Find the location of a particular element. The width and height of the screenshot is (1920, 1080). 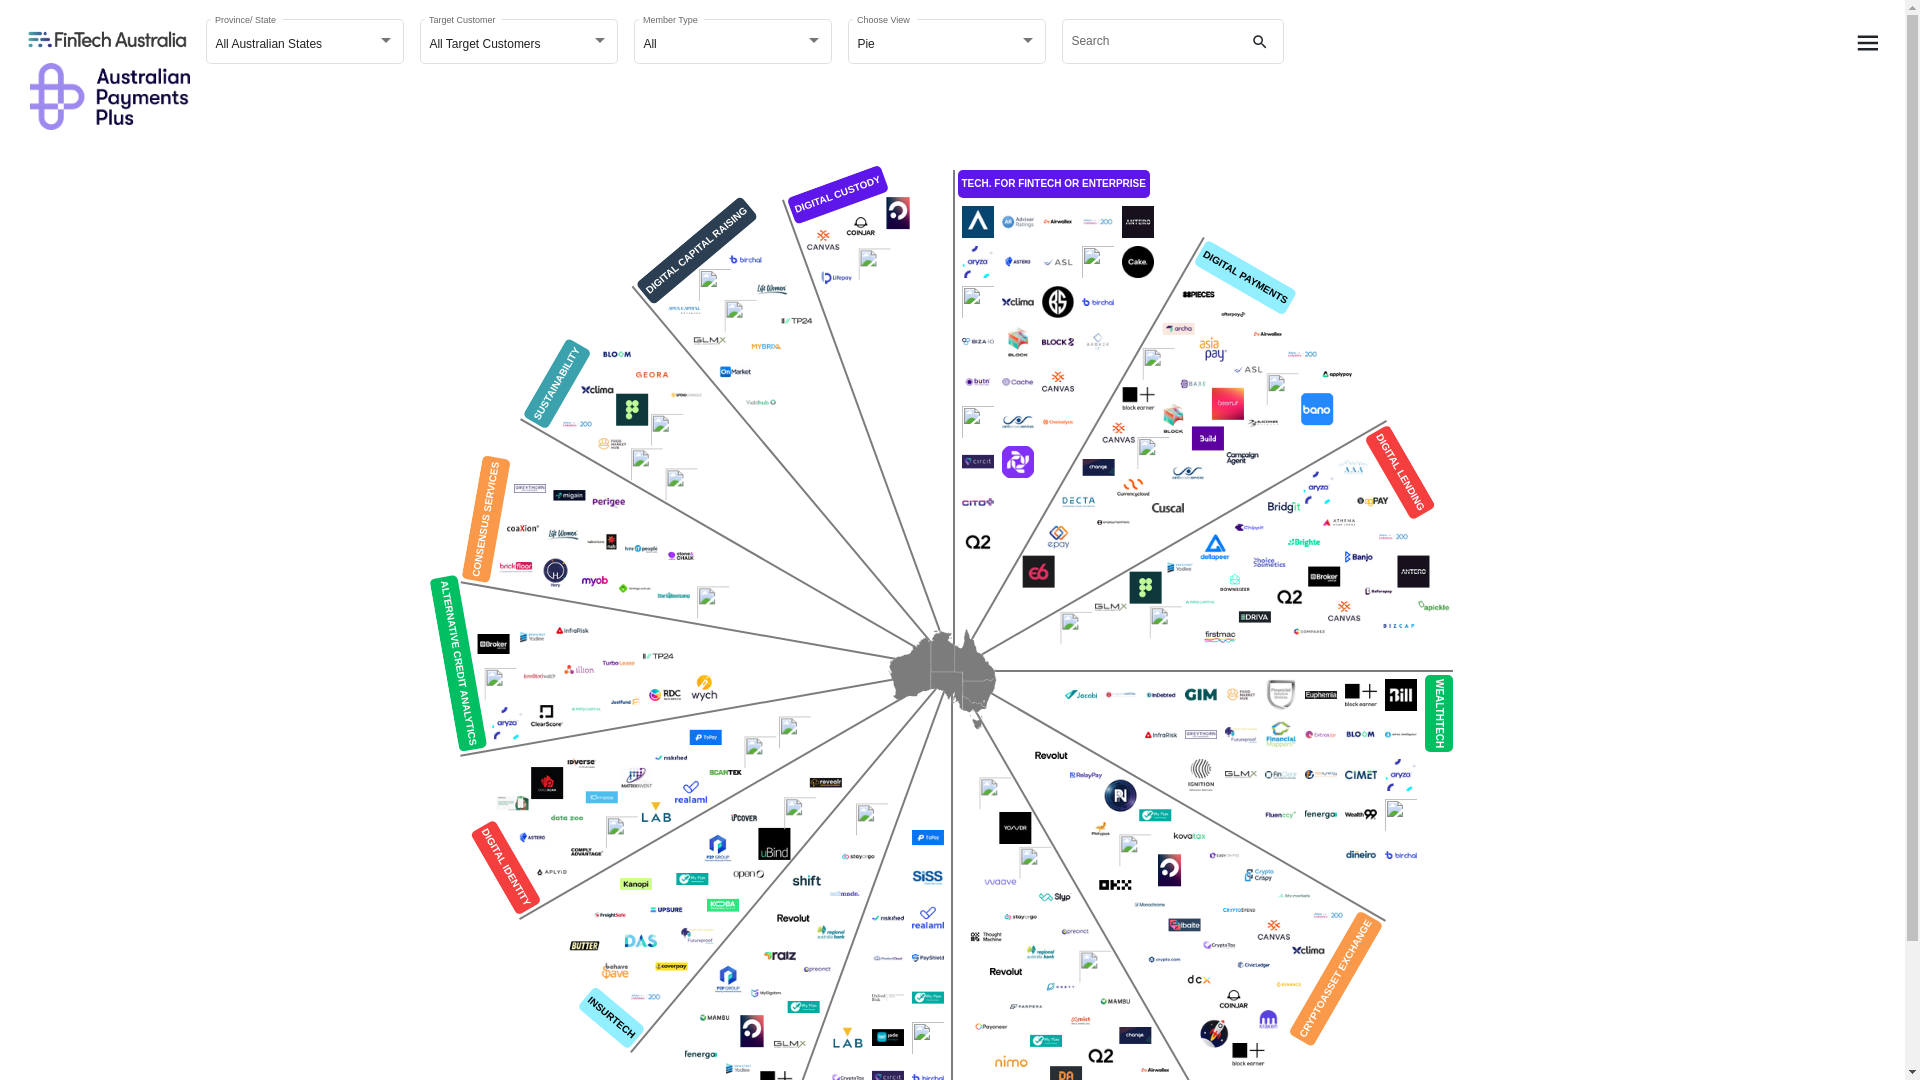

'Block Inc.' is located at coordinates (1017, 341).